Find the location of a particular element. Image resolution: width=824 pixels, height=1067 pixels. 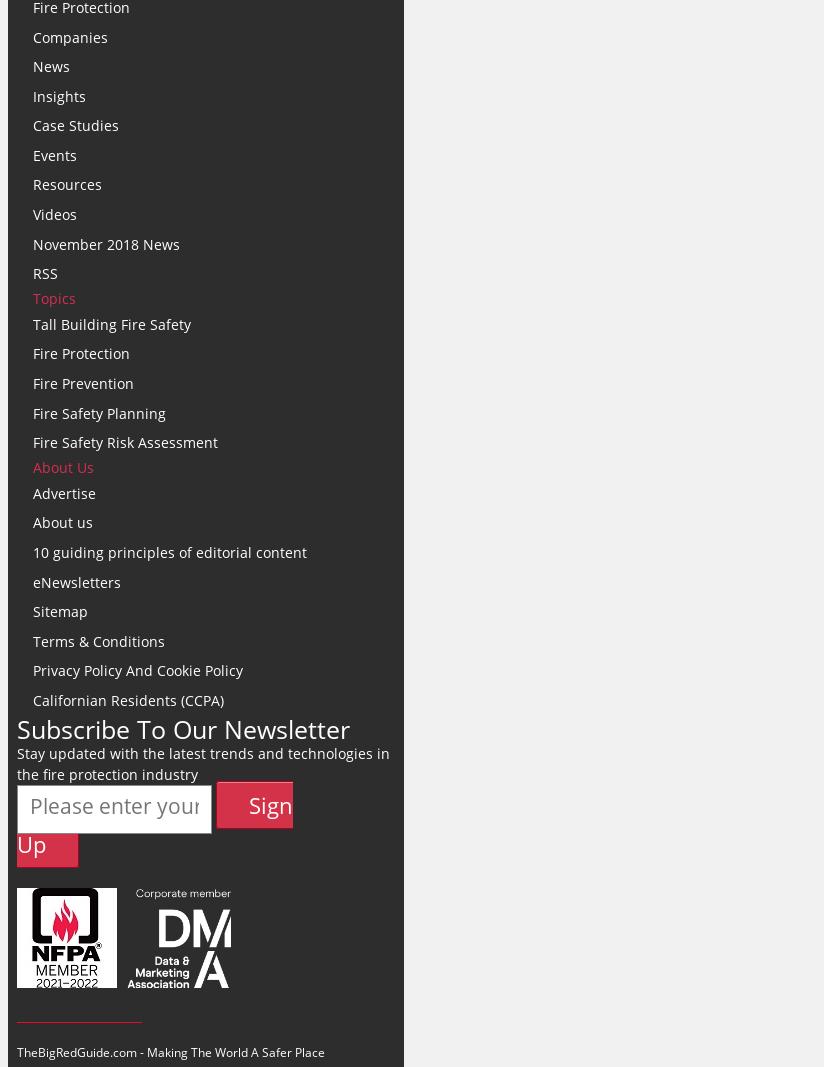

'Sign Up' is located at coordinates (153, 822).